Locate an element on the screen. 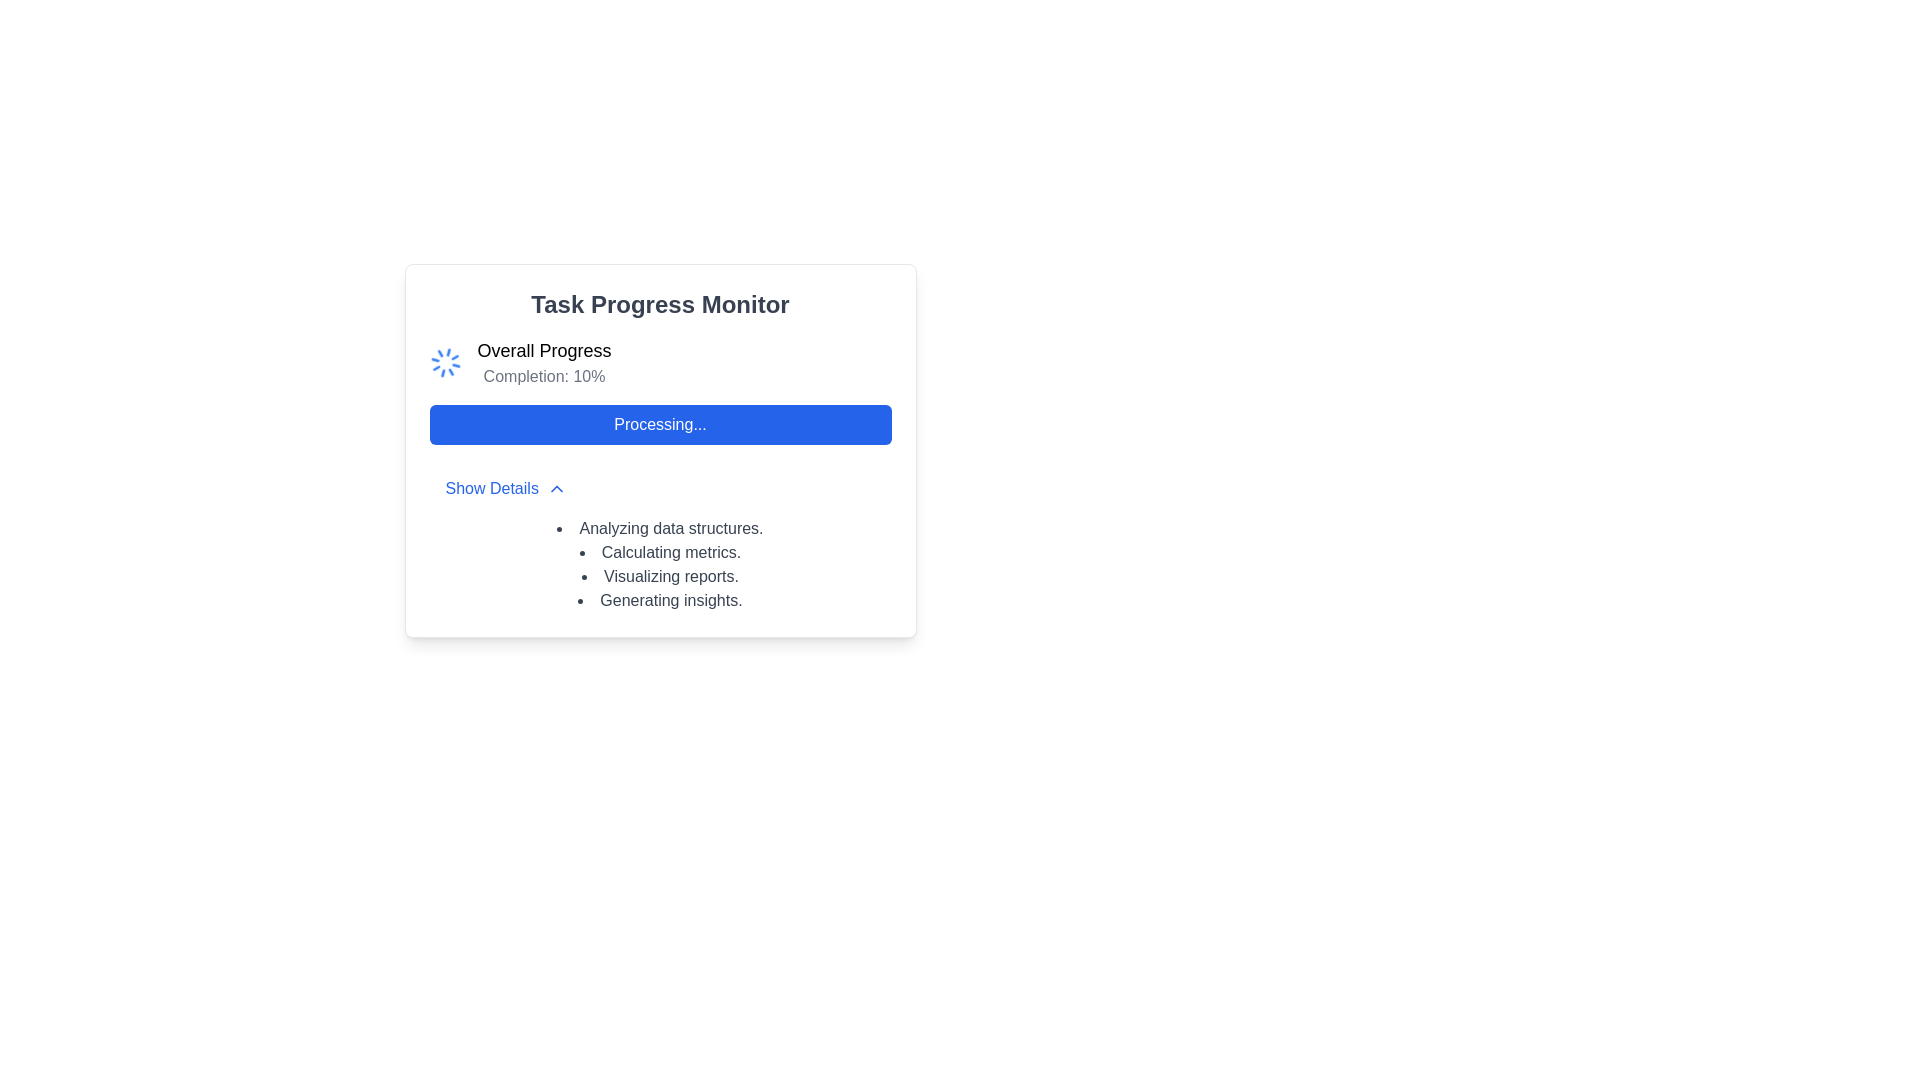  the fourth list item in the 'Show Details' section, which reads 'Generating insights.' is located at coordinates (660, 600).